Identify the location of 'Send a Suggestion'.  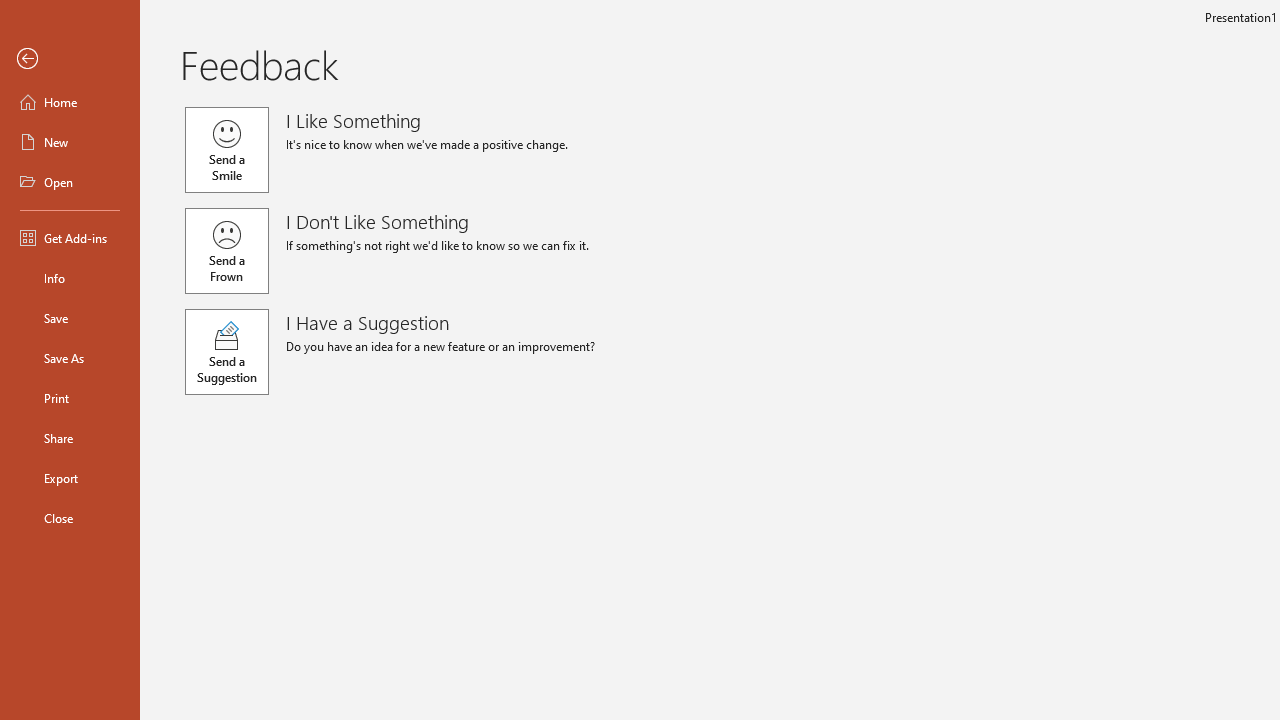
(227, 351).